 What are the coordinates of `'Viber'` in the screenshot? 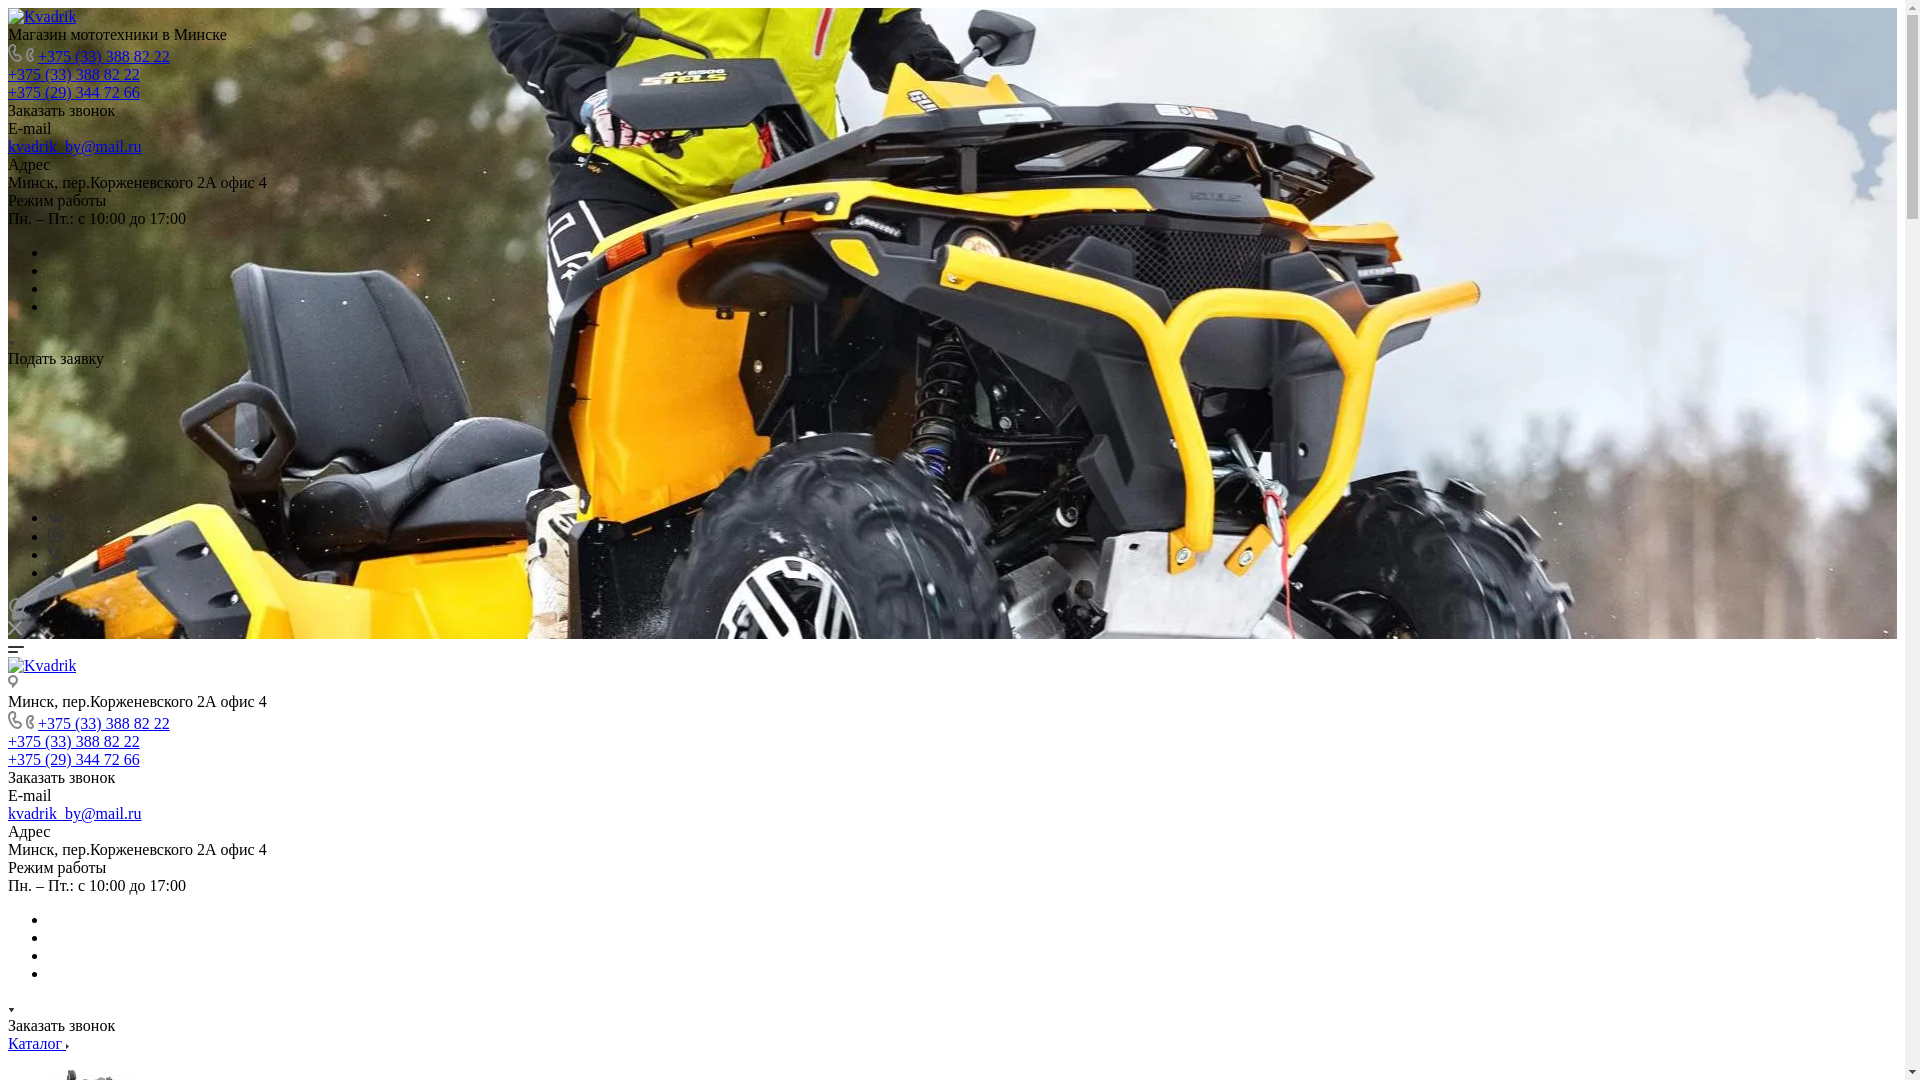 It's located at (54, 572).